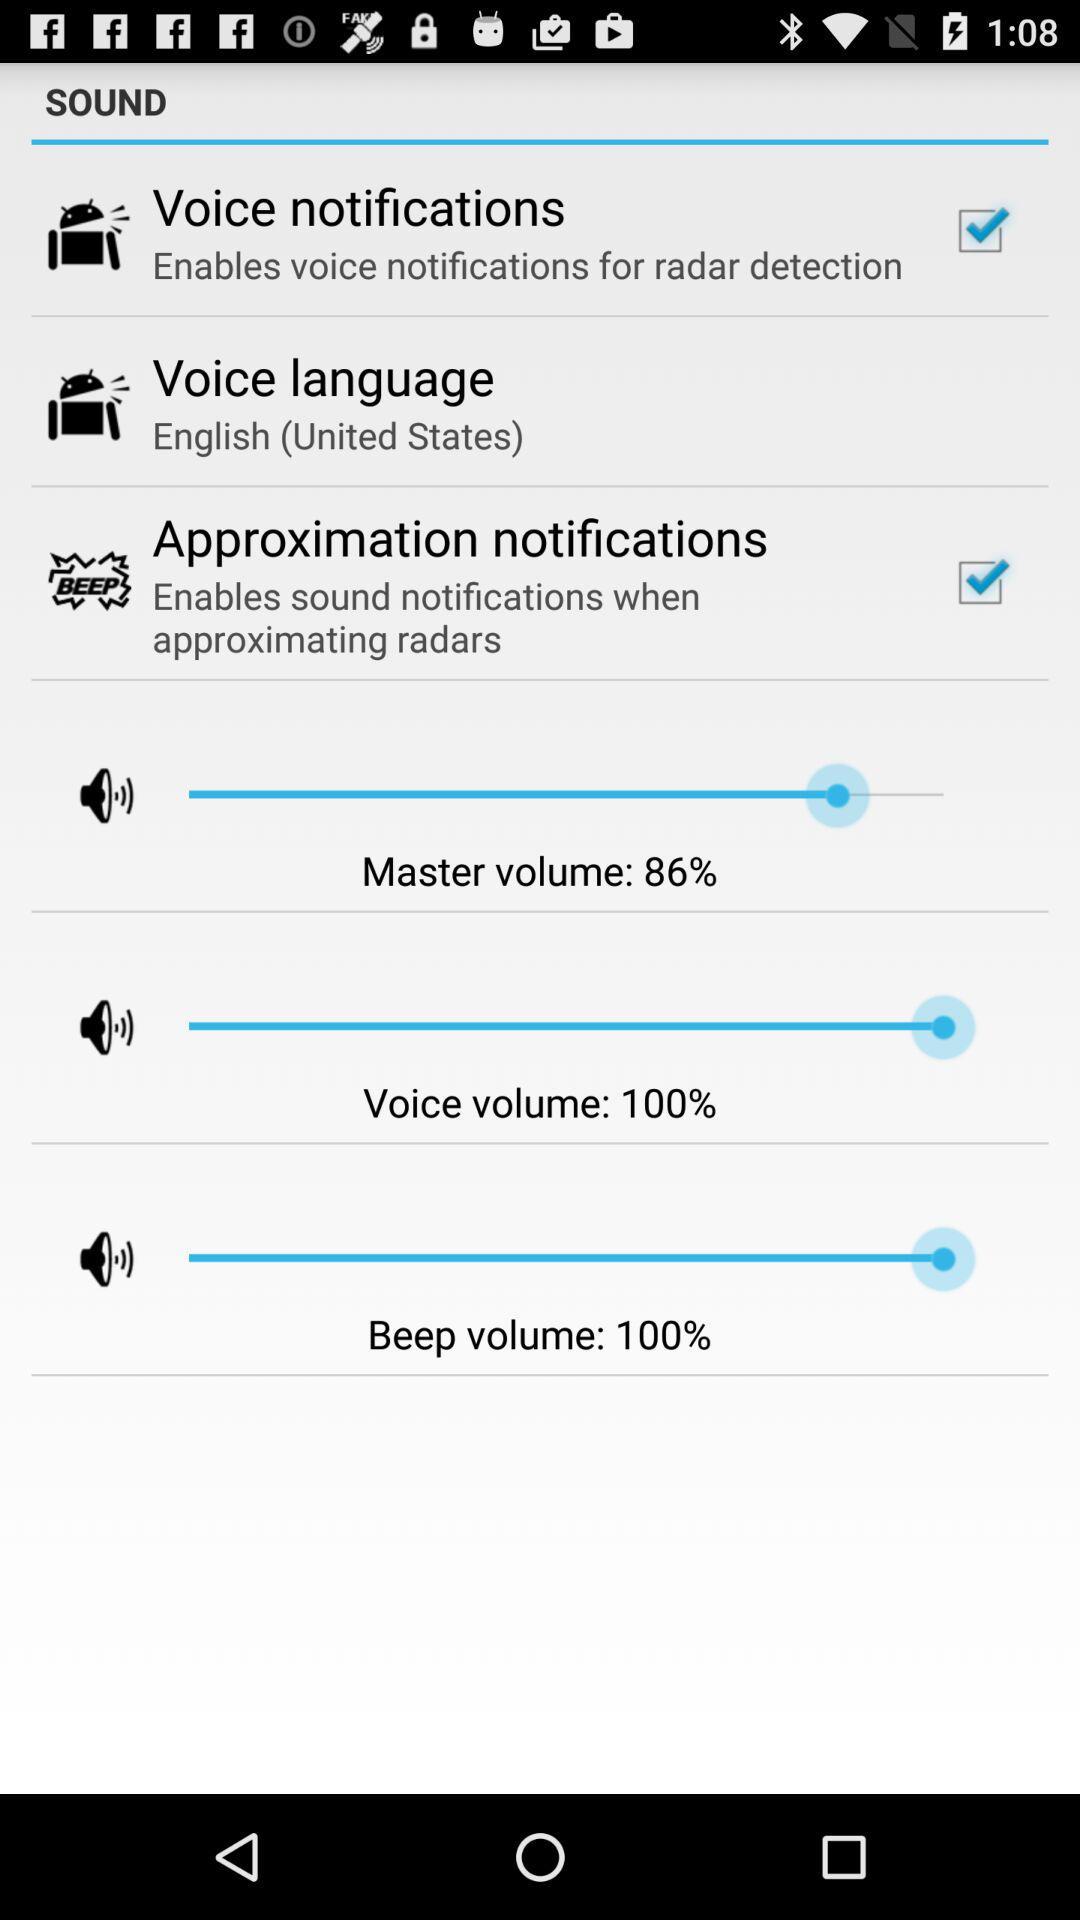  Describe the element at coordinates (978, 230) in the screenshot. I see `the option which is below the sound` at that location.